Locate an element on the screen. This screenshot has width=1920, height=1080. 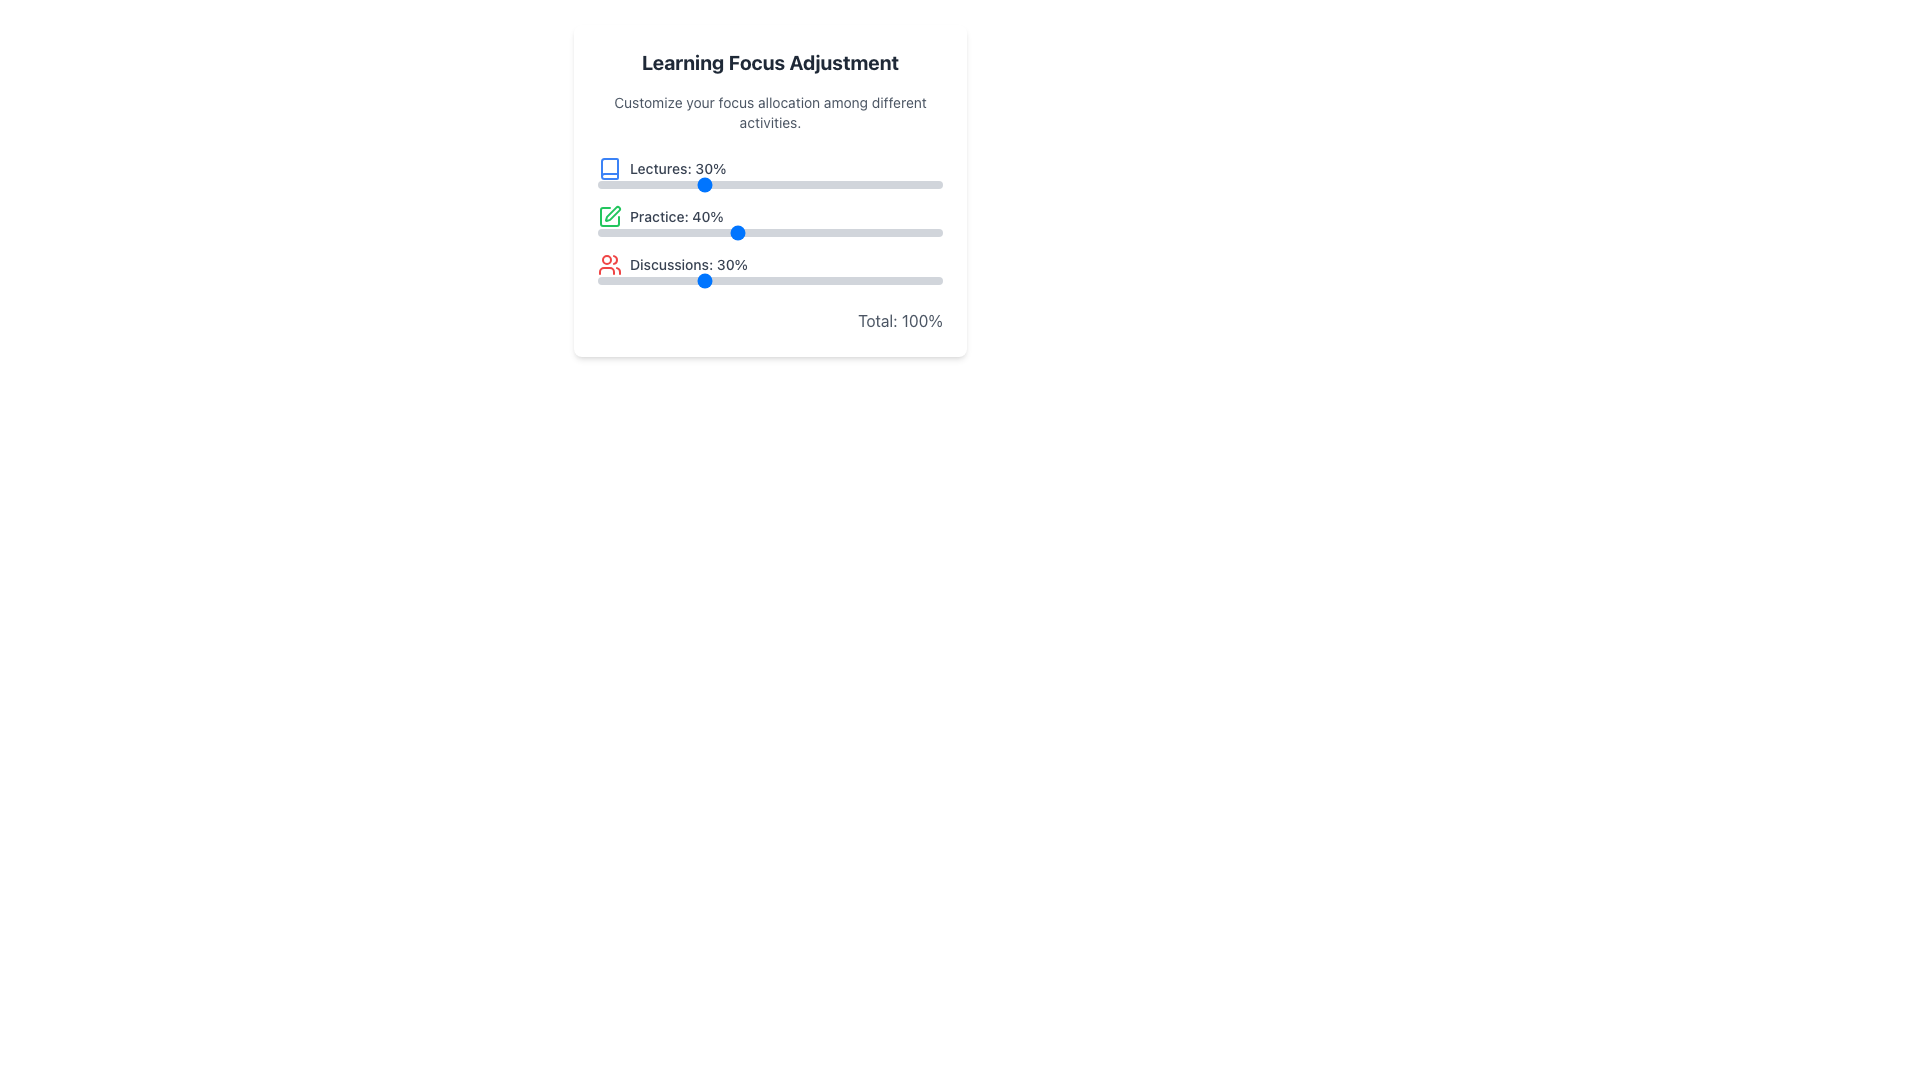
the text label displaying 'Discussions: 30%' which is part of a trio of similar elements providing information about focus allocation, located in the lower part of a vertical list is located at coordinates (689, 264).